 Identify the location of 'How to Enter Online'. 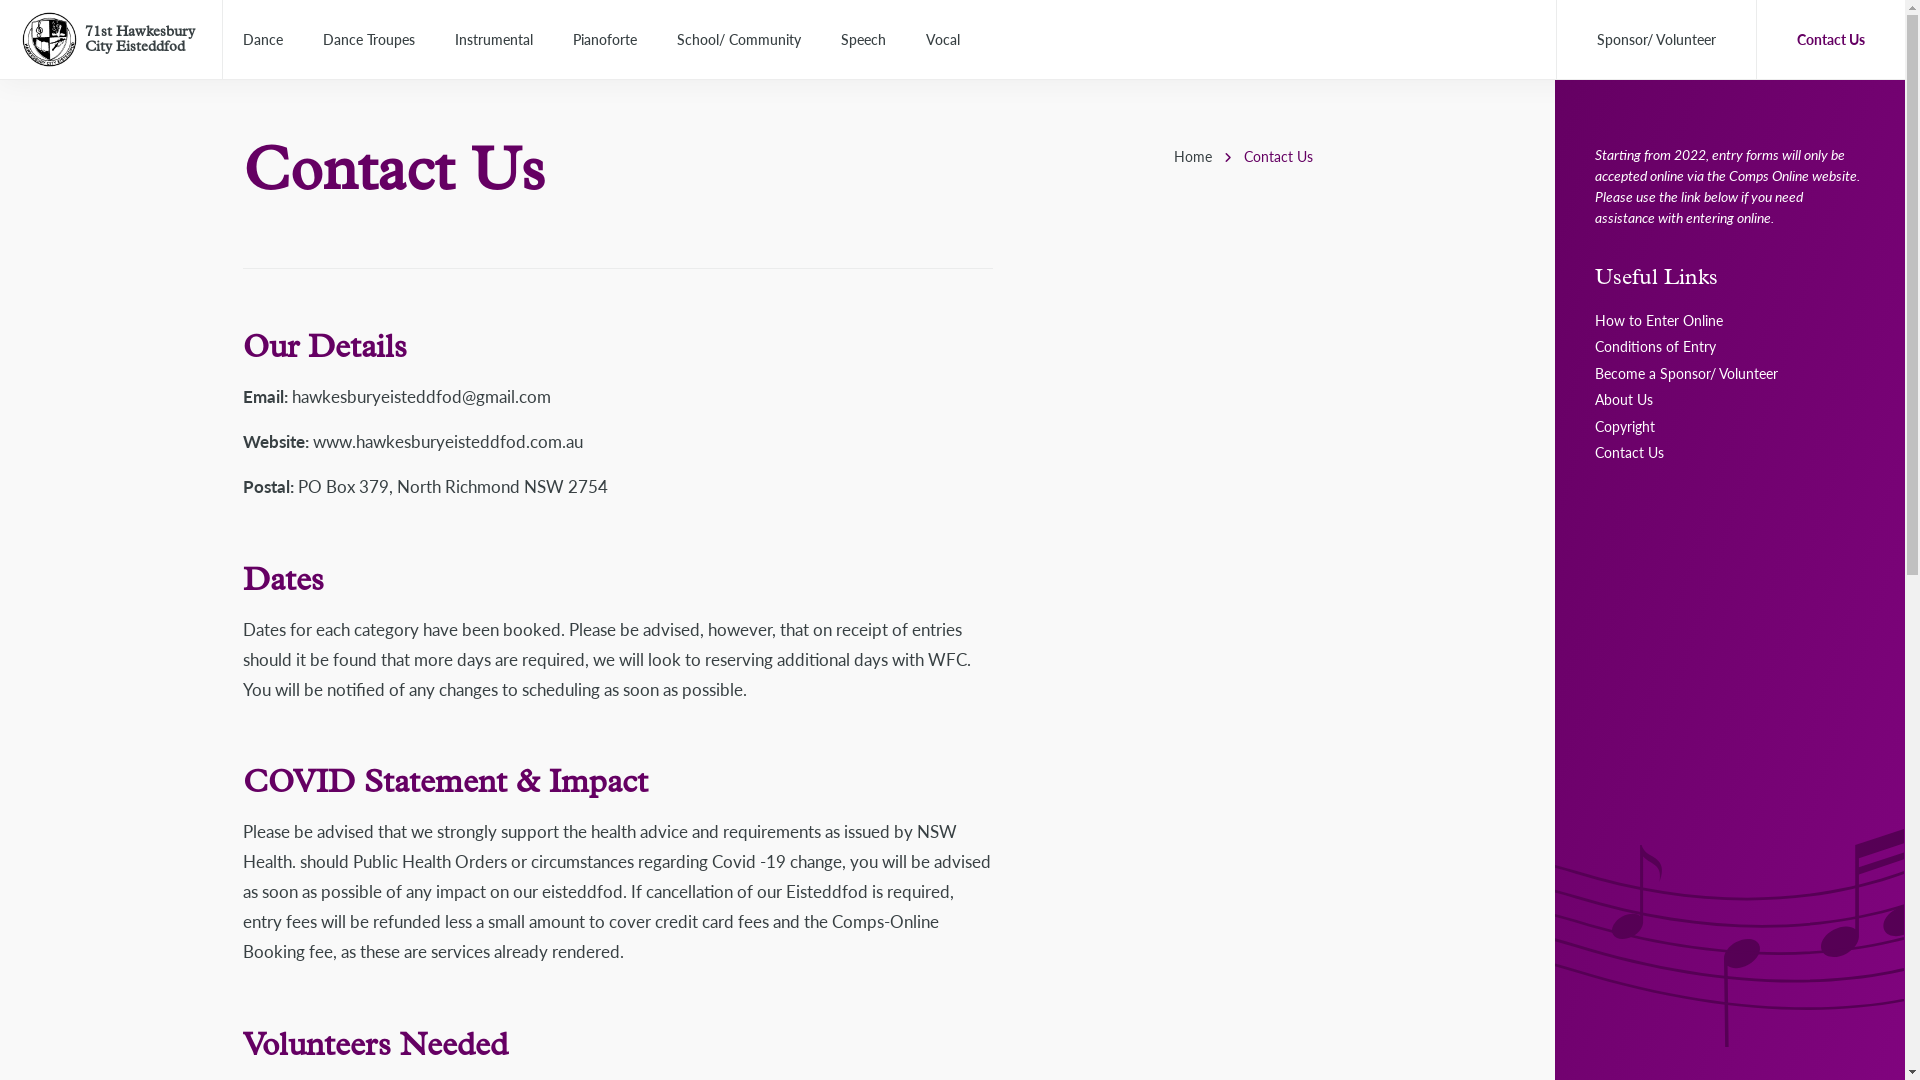
(1659, 319).